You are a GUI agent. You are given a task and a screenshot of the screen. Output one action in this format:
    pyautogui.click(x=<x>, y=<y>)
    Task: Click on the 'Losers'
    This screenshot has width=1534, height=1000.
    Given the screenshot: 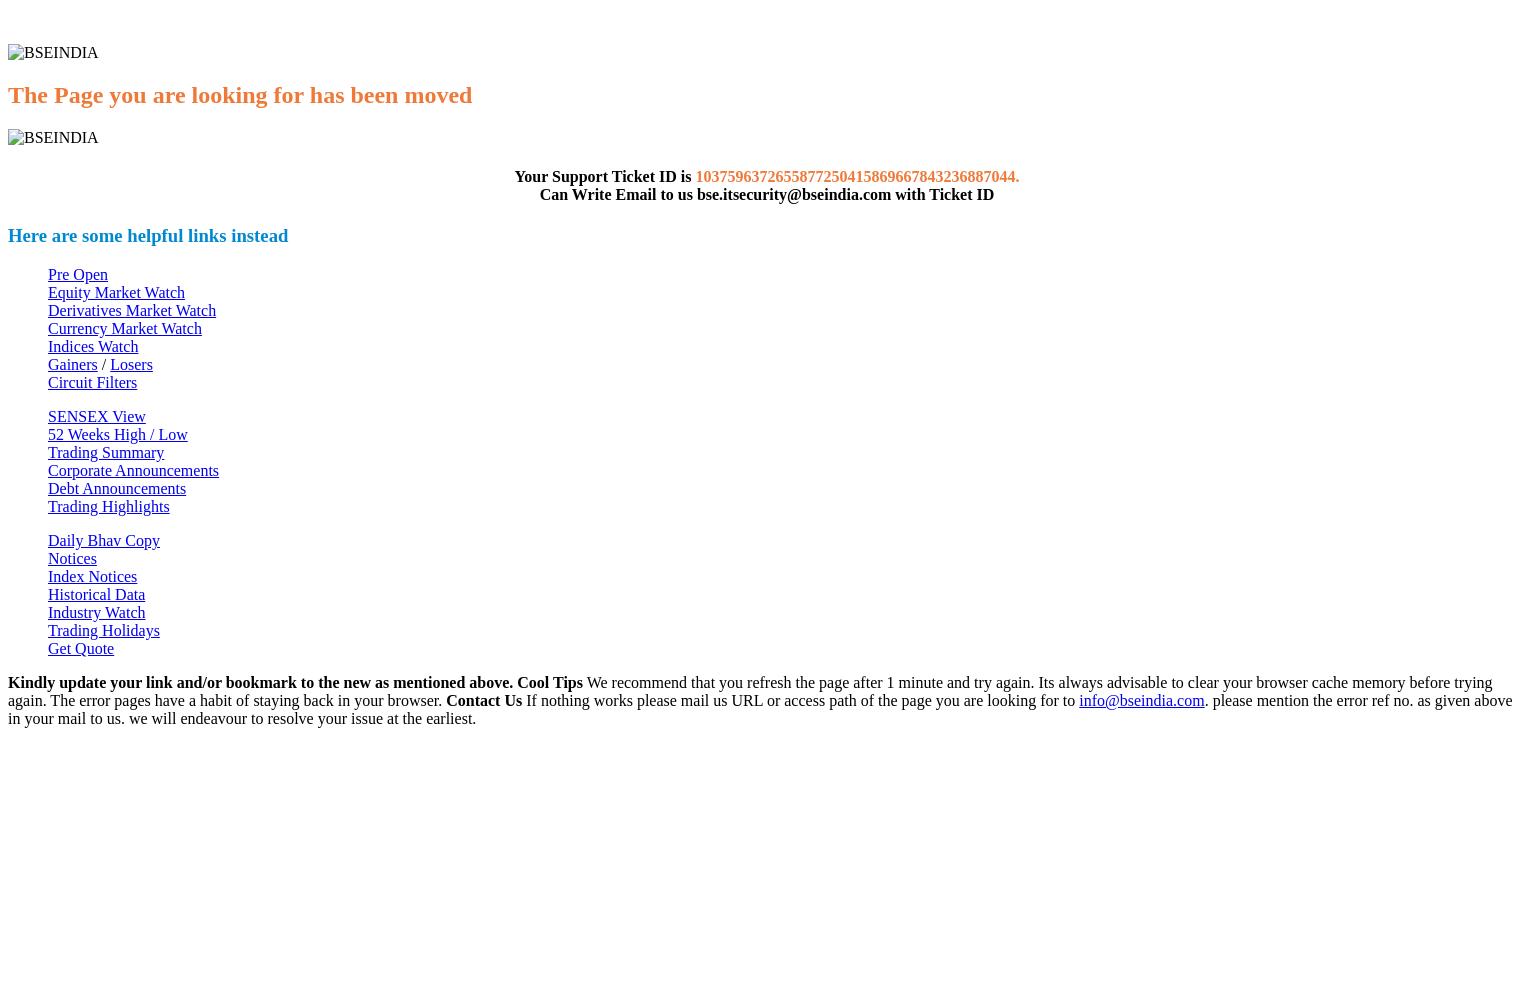 What is the action you would take?
    pyautogui.click(x=130, y=363)
    